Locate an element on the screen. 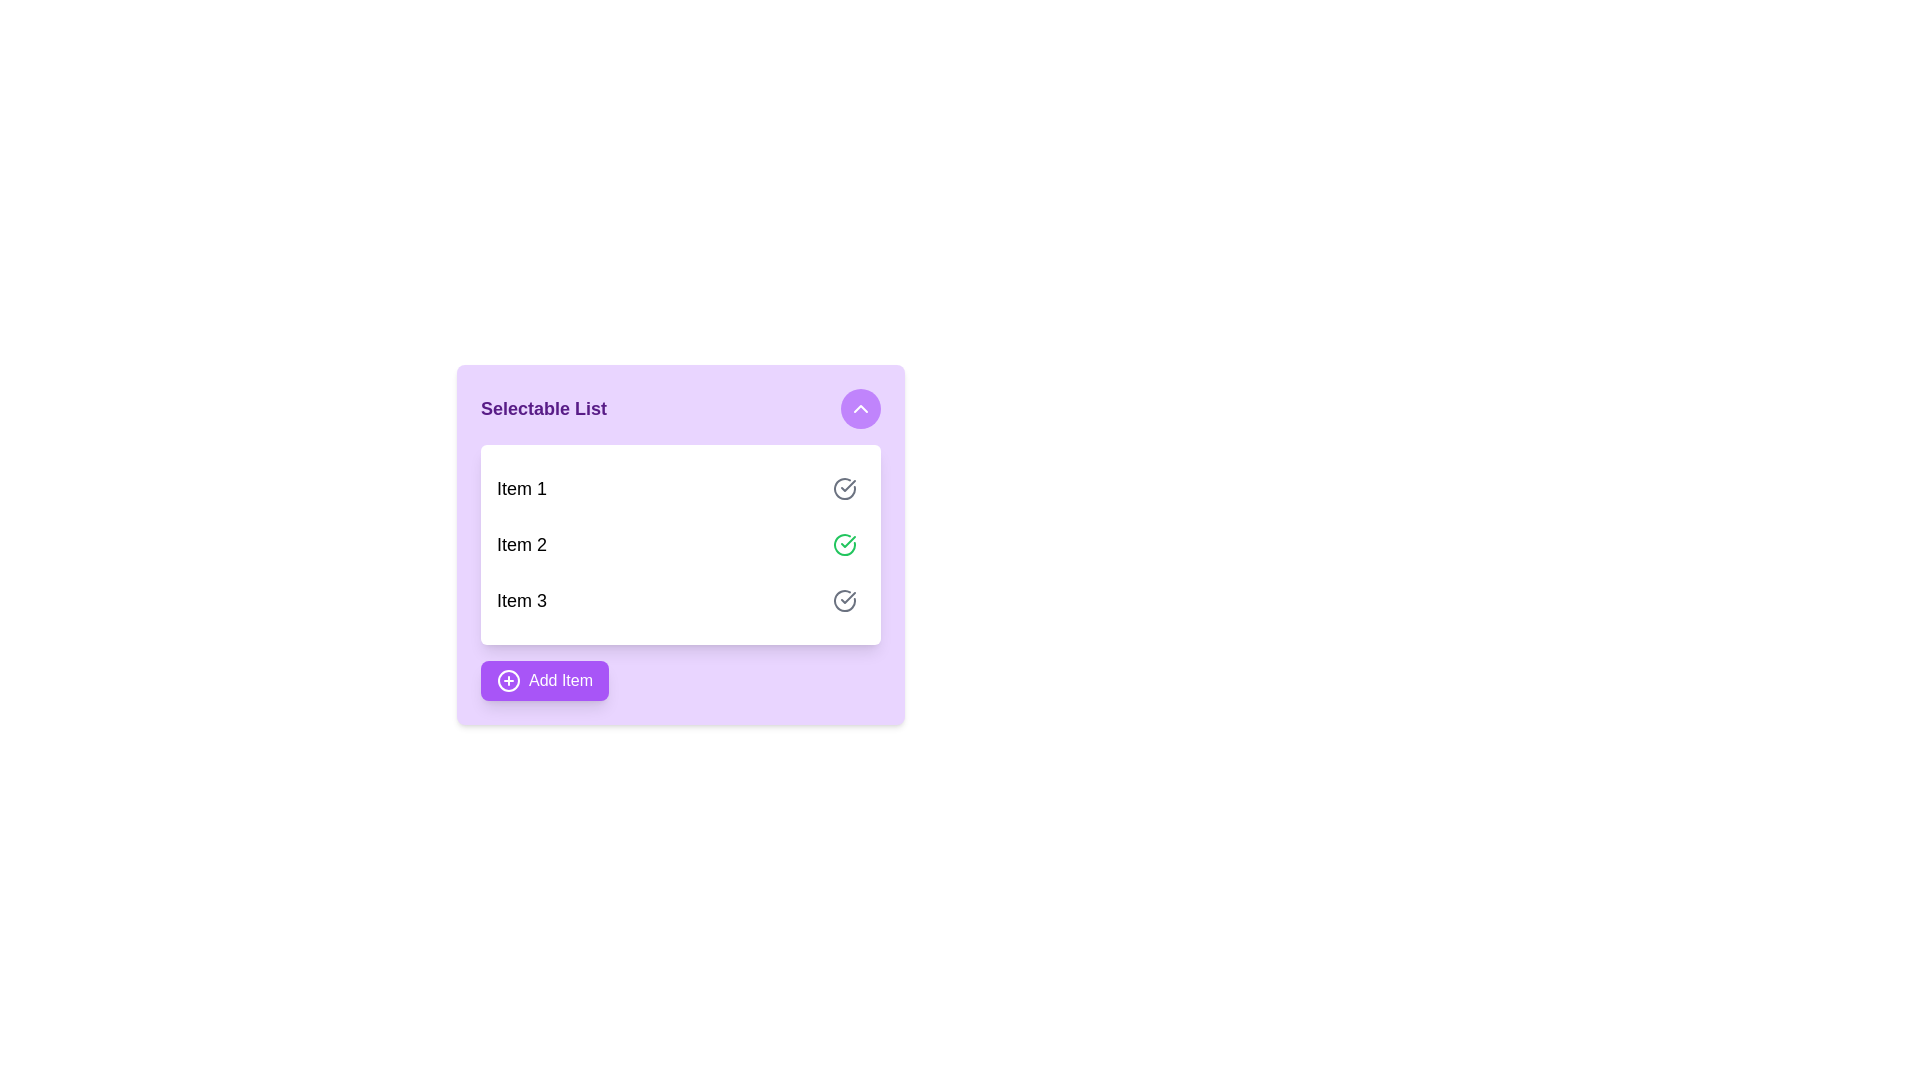  the status icon in the third row of the 'Selectable List' that indicates a selected or completed status for 'Item 3' is located at coordinates (844, 600).